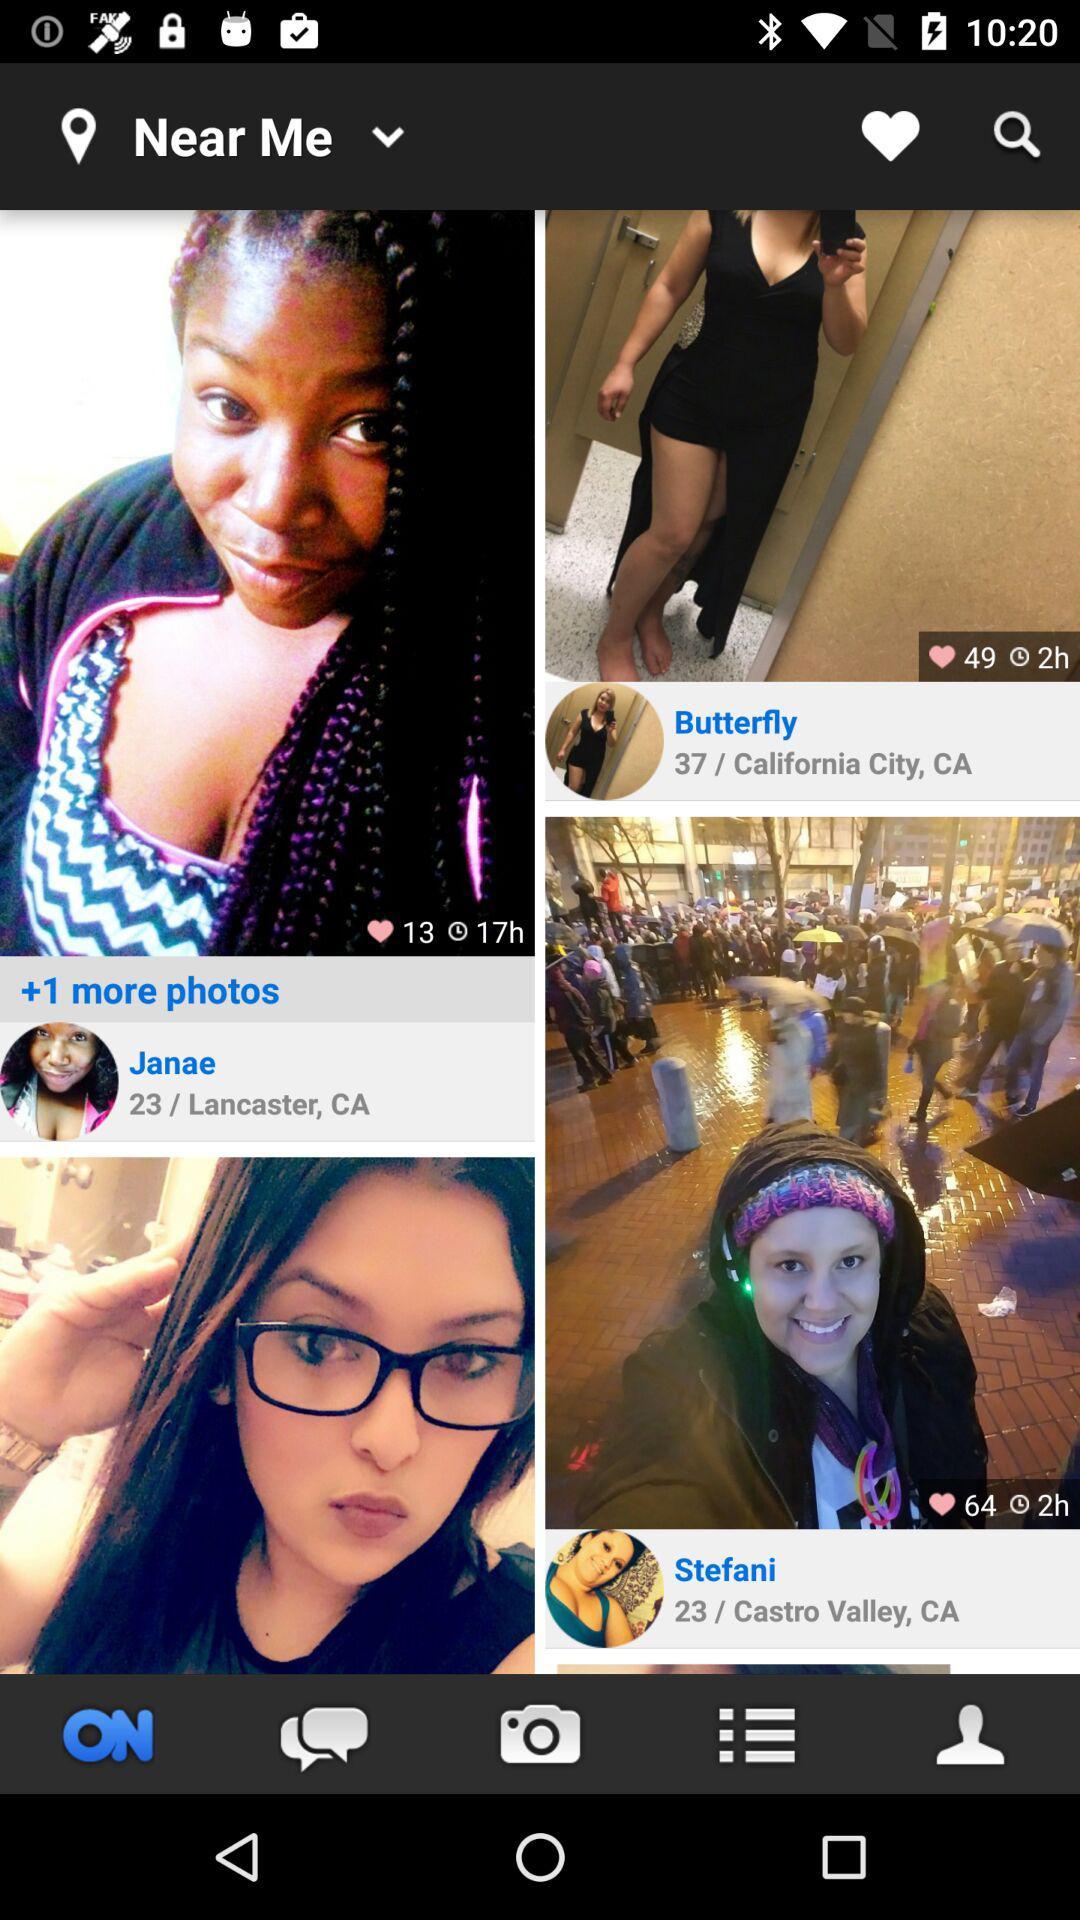  What do you see at coordinates (739, 720) in the screenshot?
I see `the butterfly  item` at bounding box center [739, 720].